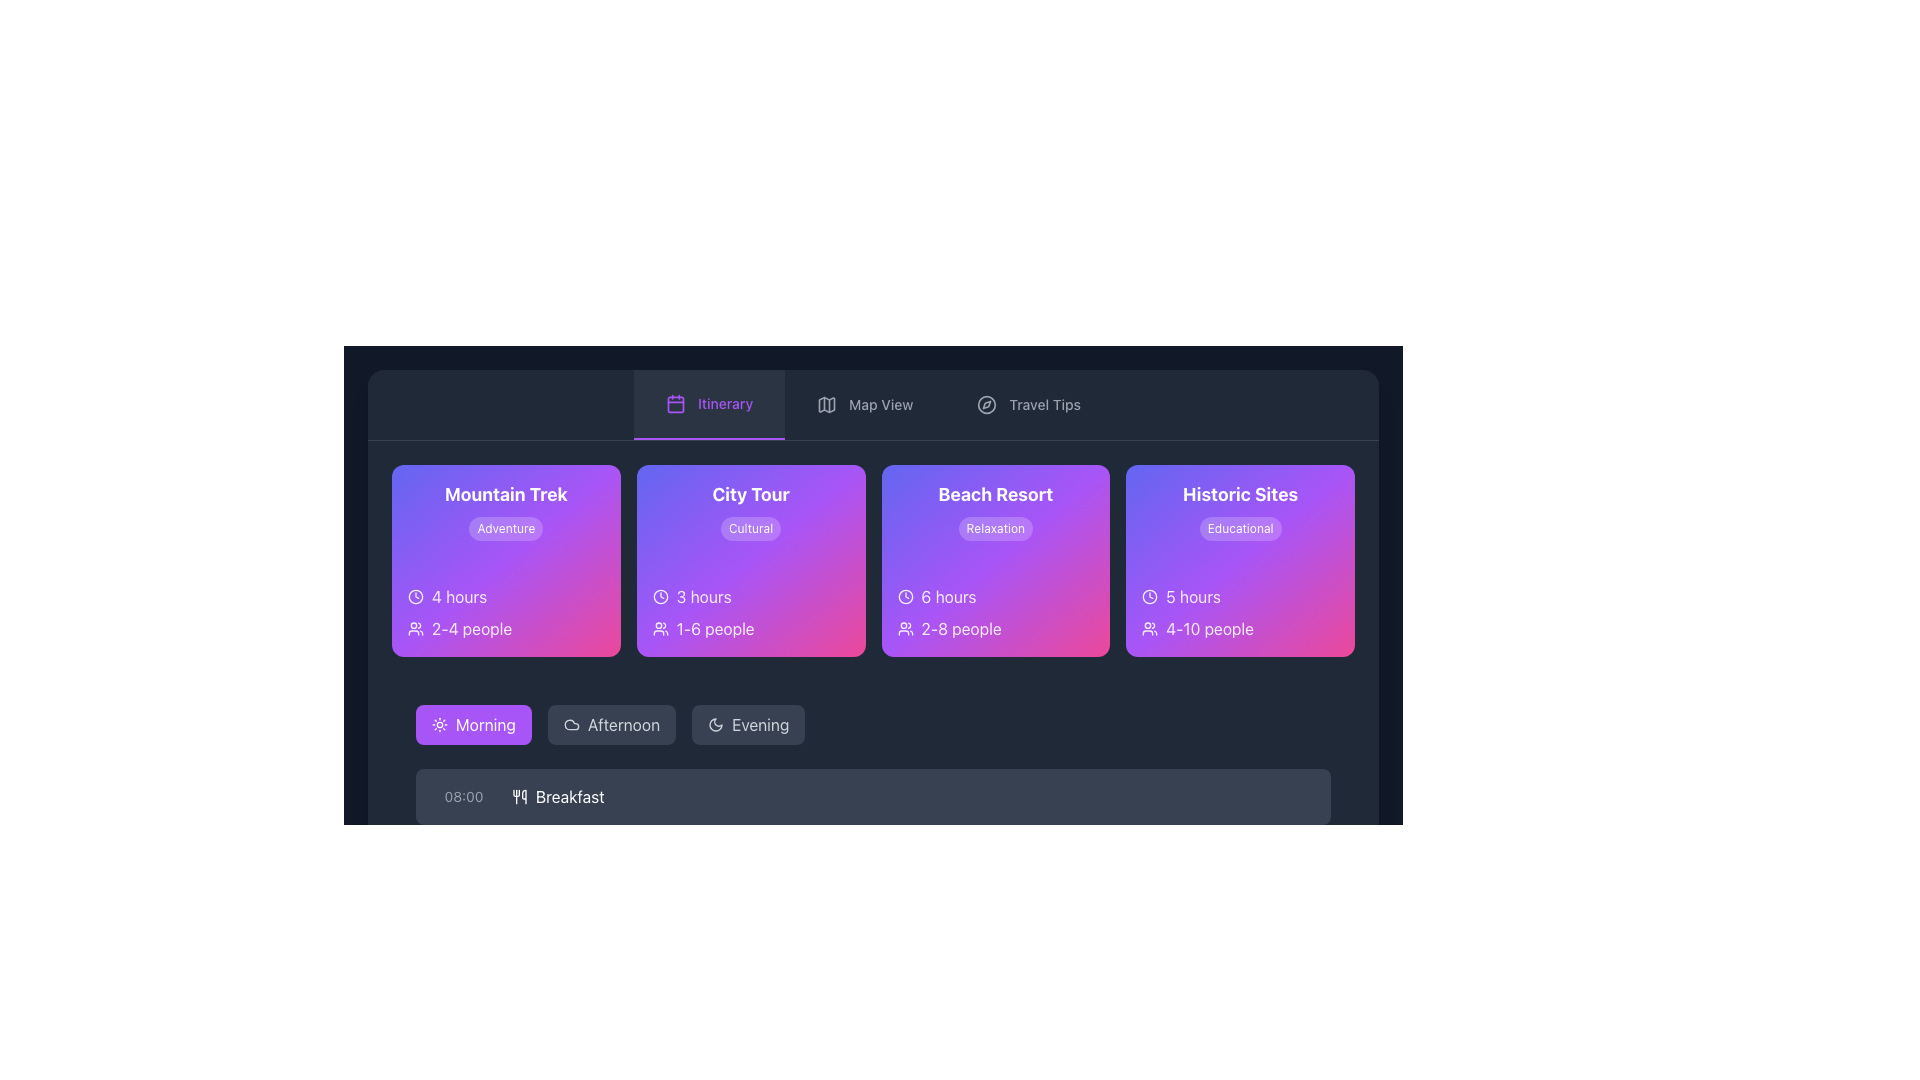  Describe the element at coordinates (1150, 627) in the screenshot. I see `the small outlined icon depicting a stylized group of people located in the '4-10 people' section of the Historic Sites card, positioned at the top-left corner of the '4-10 people' text` at that location.